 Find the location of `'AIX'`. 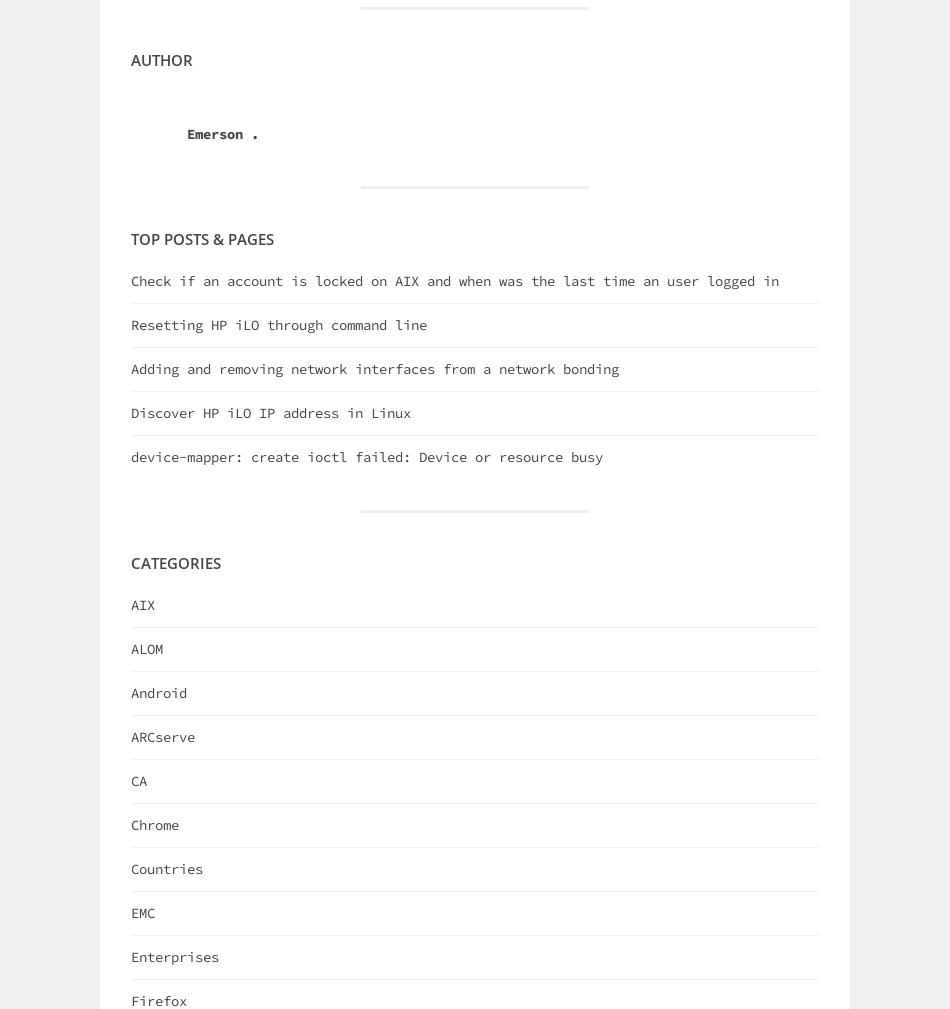

'AIX' is located at coordinates (142, 603).